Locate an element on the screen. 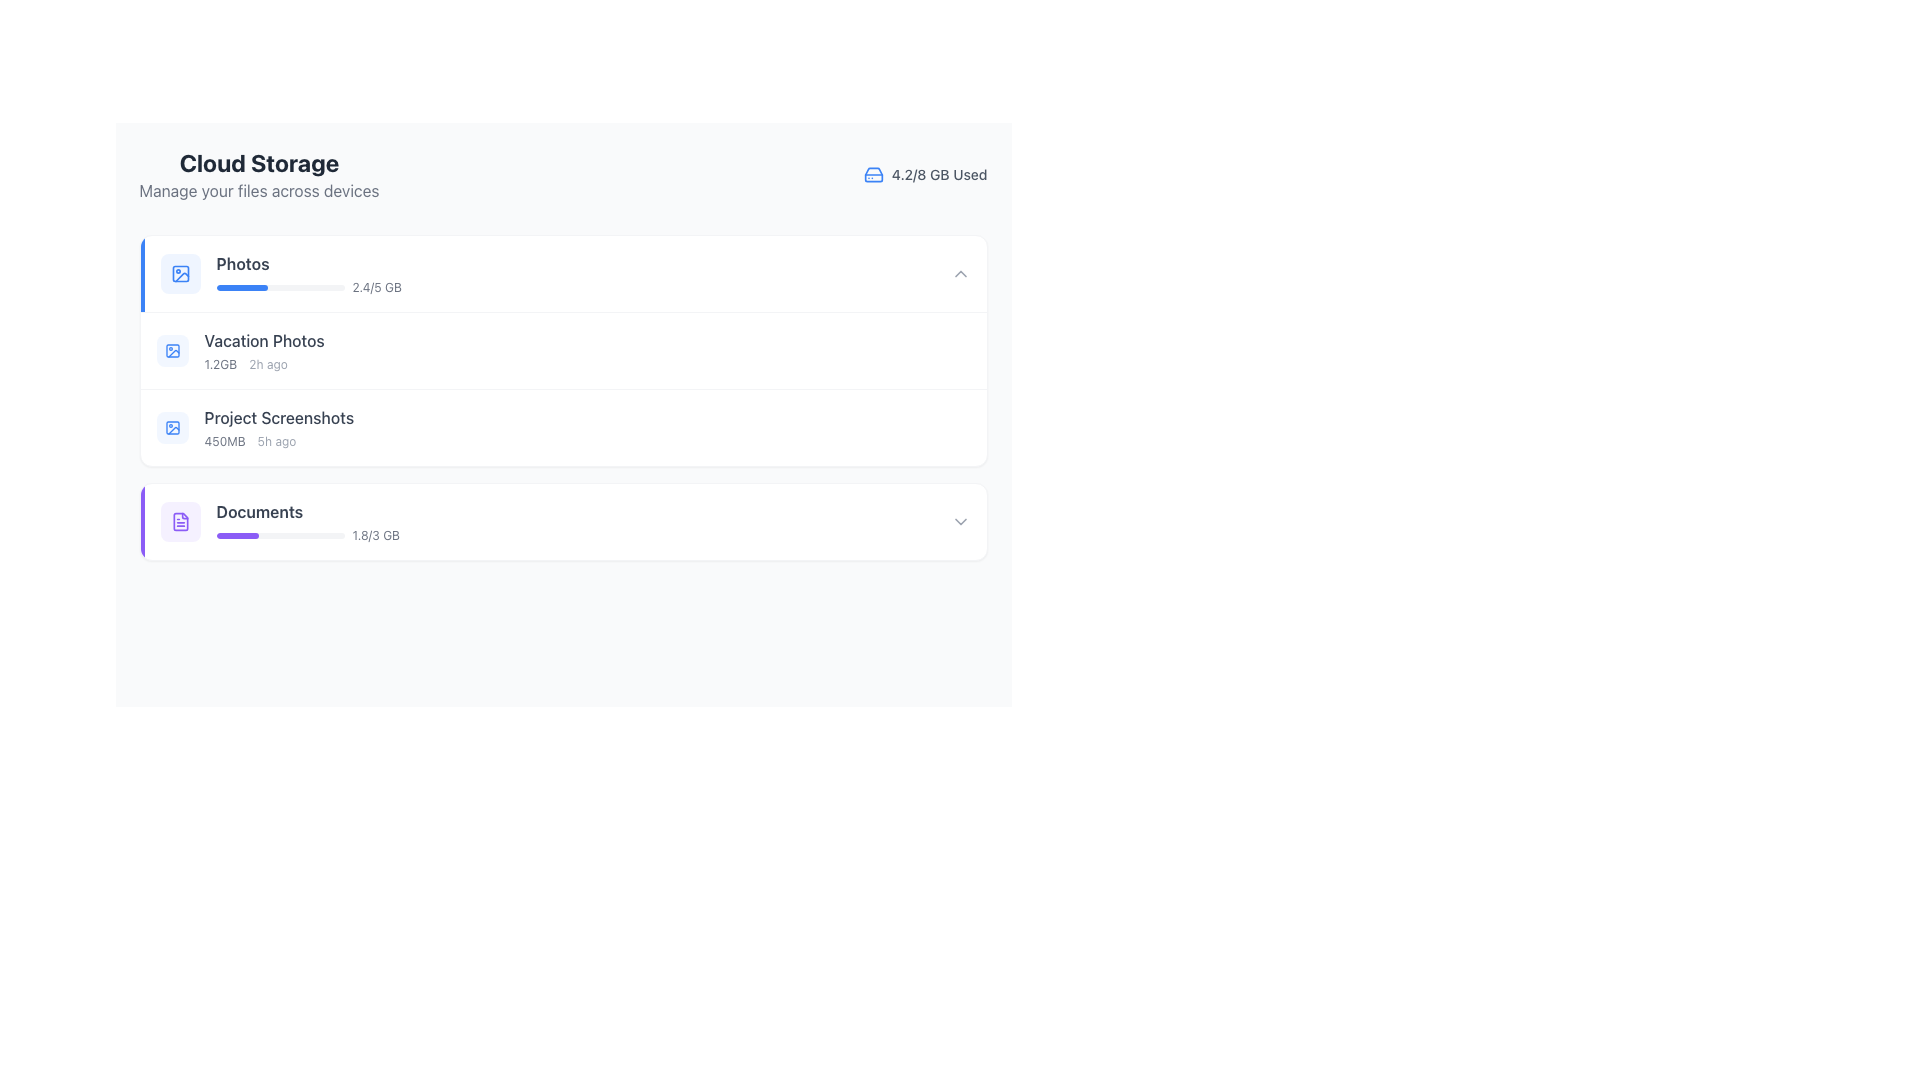  the downward-facing chevron icon, which is styled in light gray and located at the far right edge of the 'Documents' row is located at coordinates (960, 520).